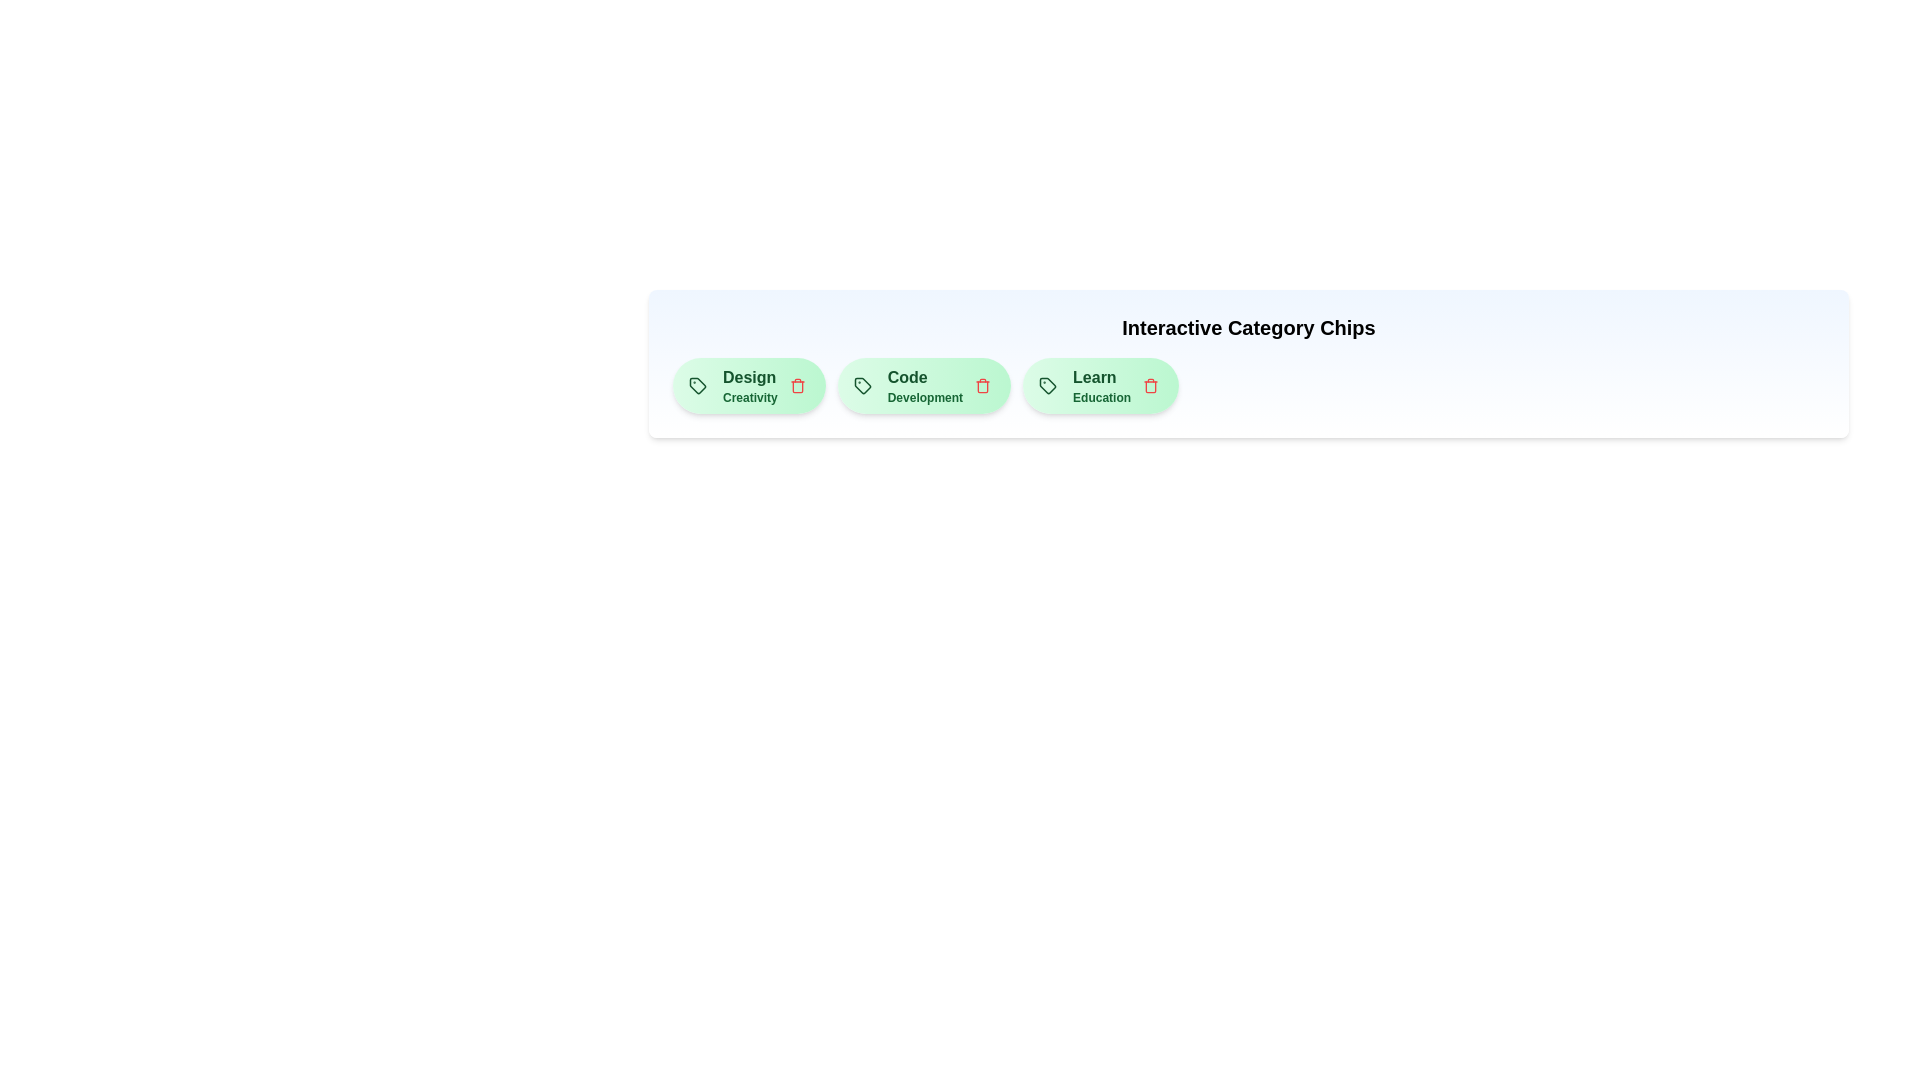 The image size is (1920, 1080). What do you see at coordinates (983, 385) in the screenshot?
I see `trash icon of the chip labeled Code to remove it` at bounding box center [983, 385].